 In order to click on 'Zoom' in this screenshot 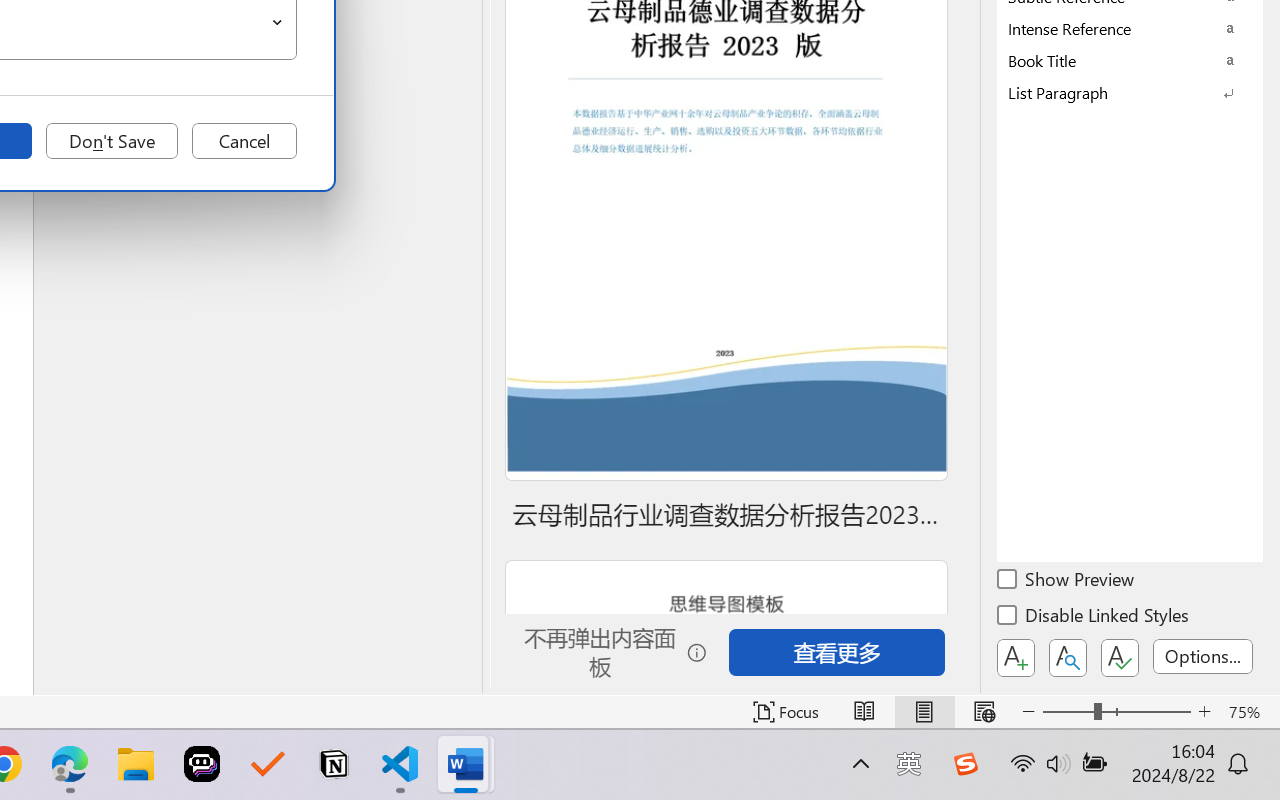, I will do `click(1115, 711)`.